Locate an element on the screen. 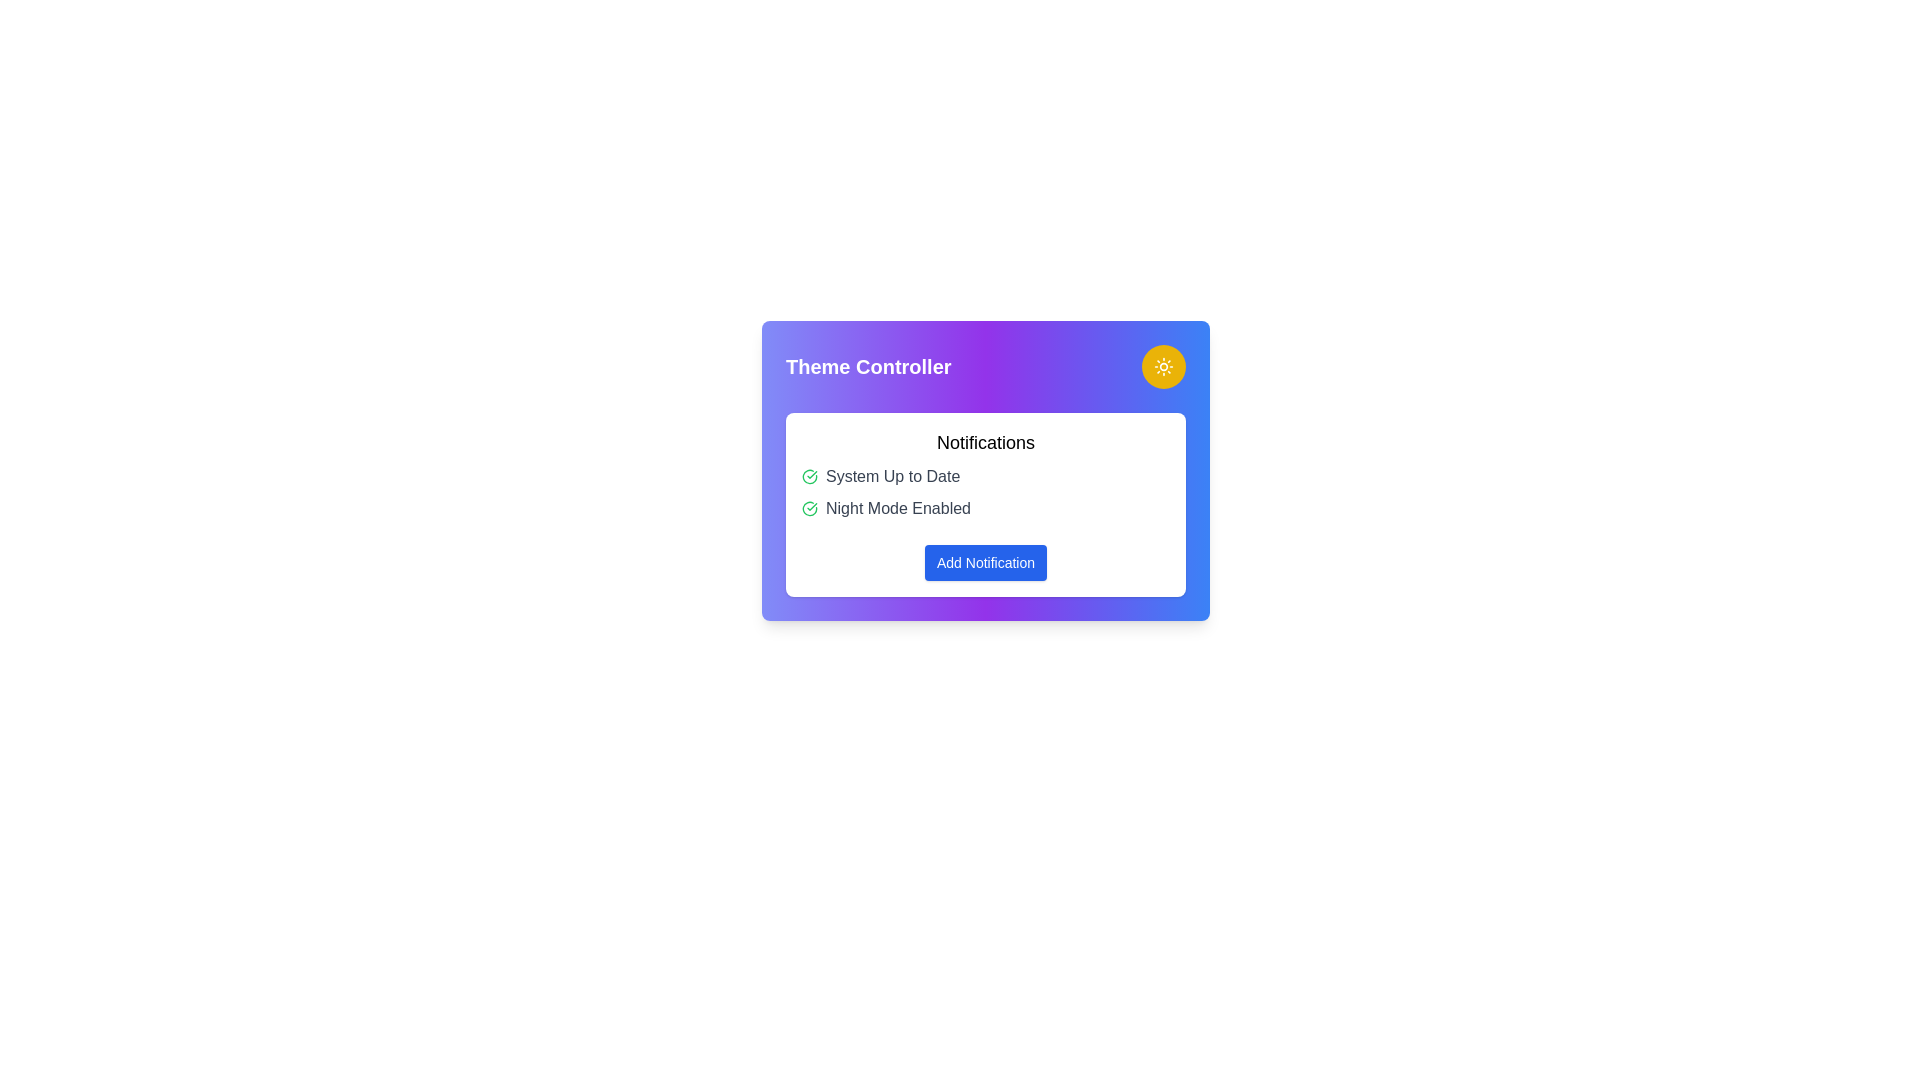 Image resolution: width=1920 pixels, height=1080 pixels. the static text indicating that the night mode feature is active, which is the second item under the 'Notifications' section, located below the 'System Up to Date' message and aligned with a green checkmark icon is located at coordinates (897, 508).